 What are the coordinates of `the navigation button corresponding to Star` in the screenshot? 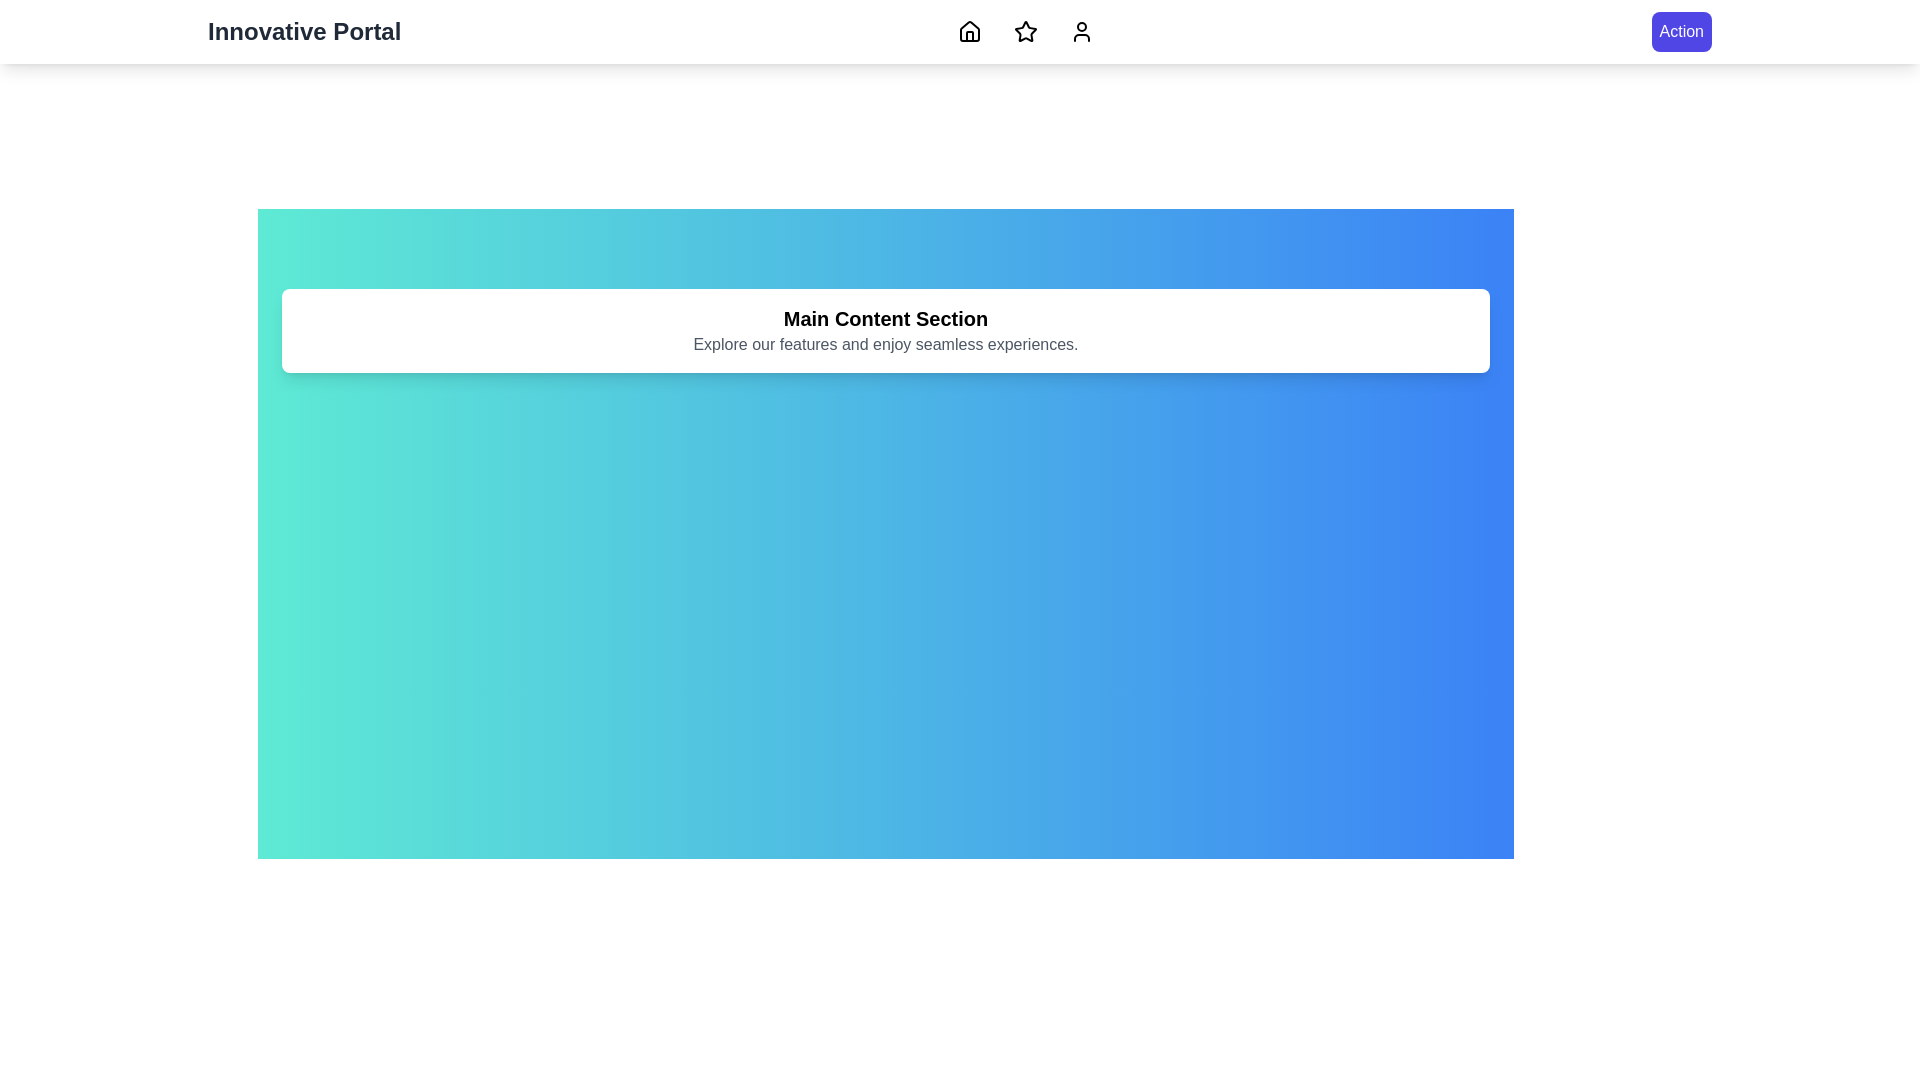 It's located at (1026, 31).